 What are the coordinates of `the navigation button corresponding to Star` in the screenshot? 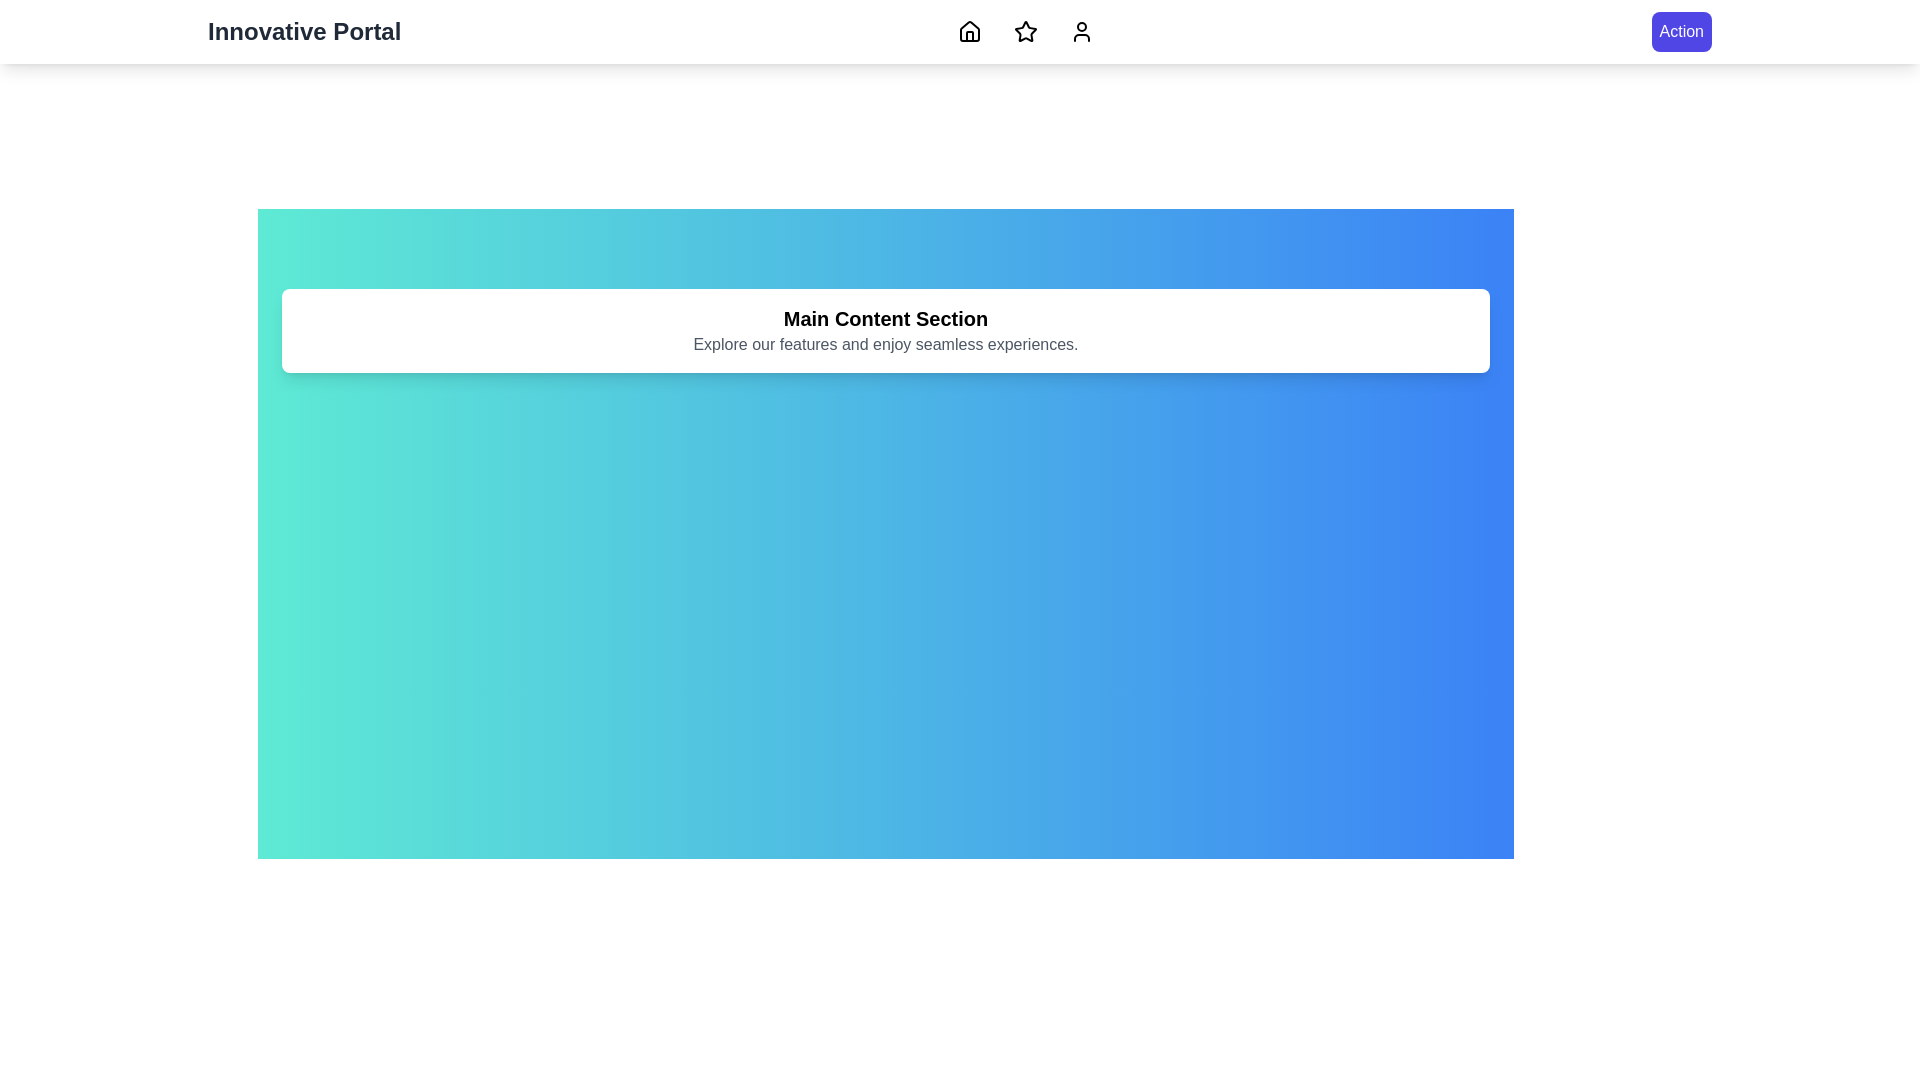 It's located at (1026, 31).